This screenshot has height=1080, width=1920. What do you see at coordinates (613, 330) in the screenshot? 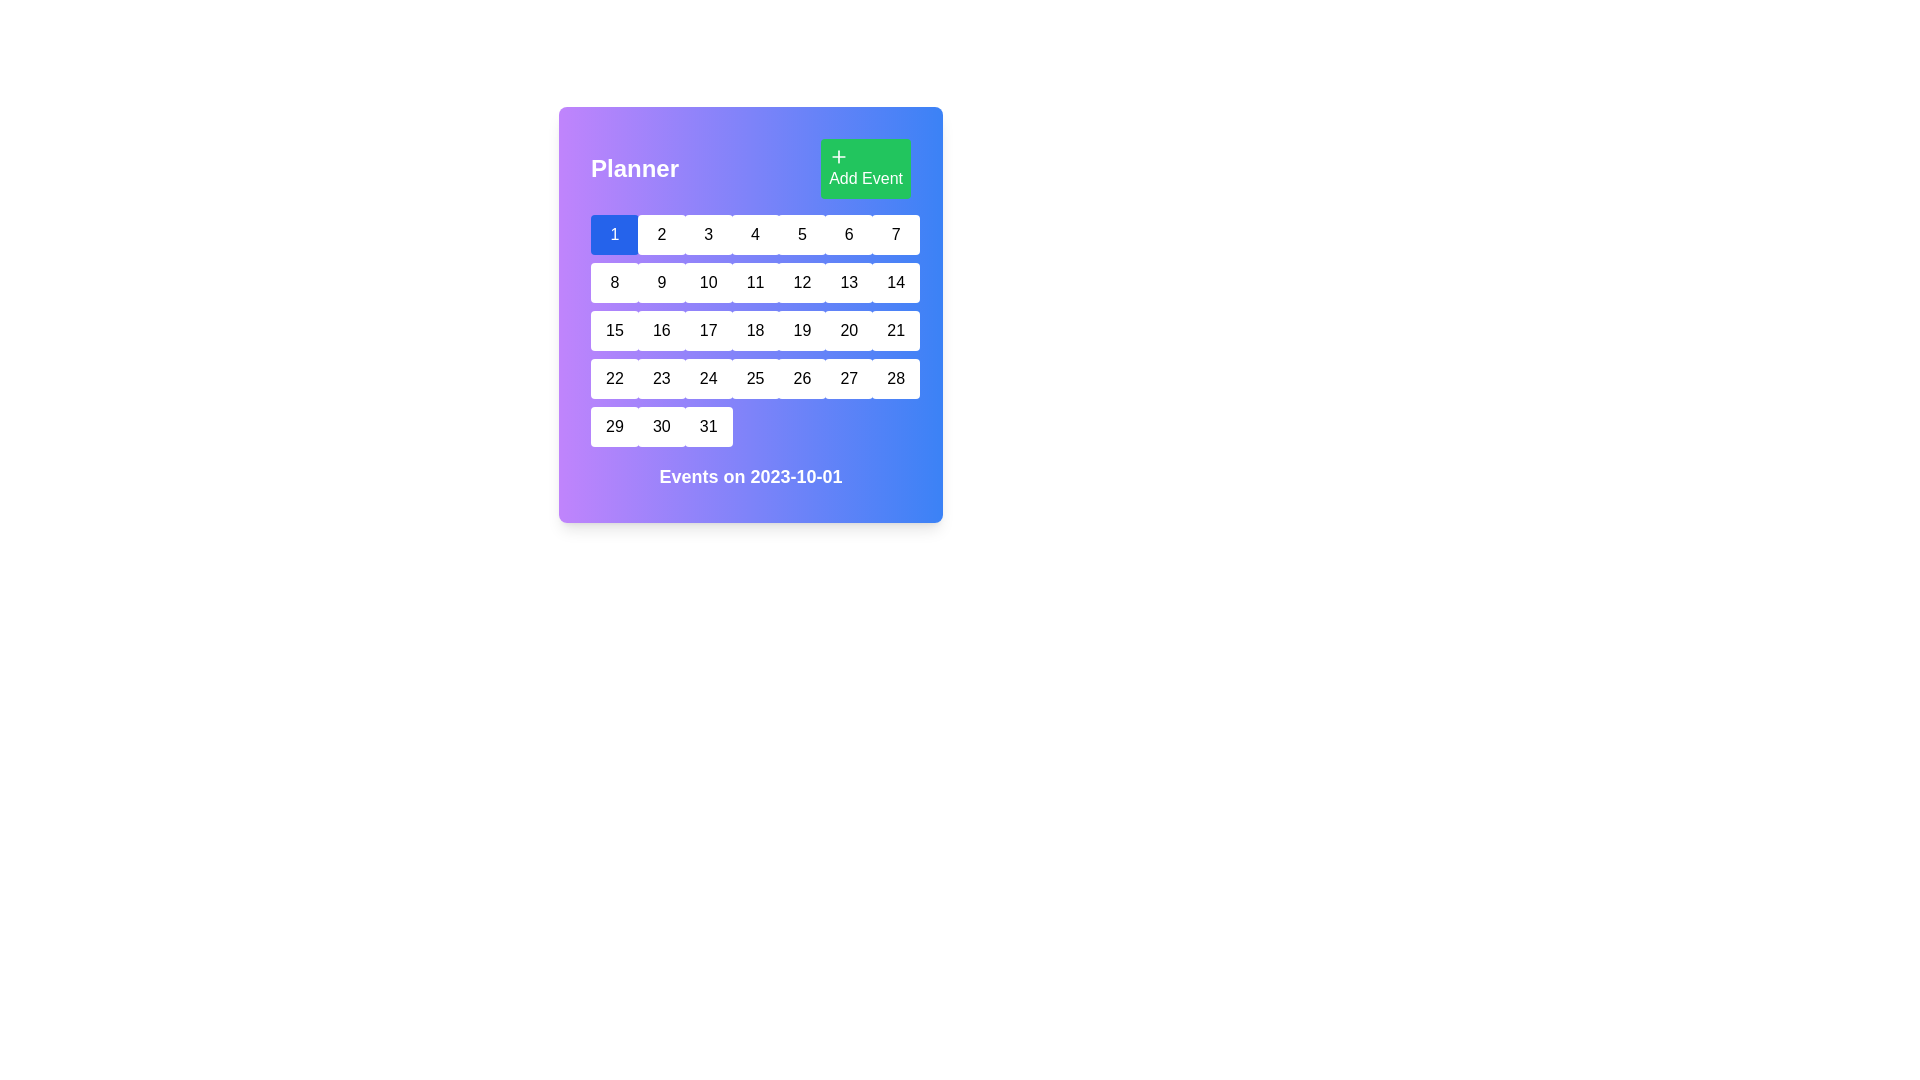
I see `the rounded rectangular button displaying the number '15' in the calendar grid` at bounding box center [613, 330].